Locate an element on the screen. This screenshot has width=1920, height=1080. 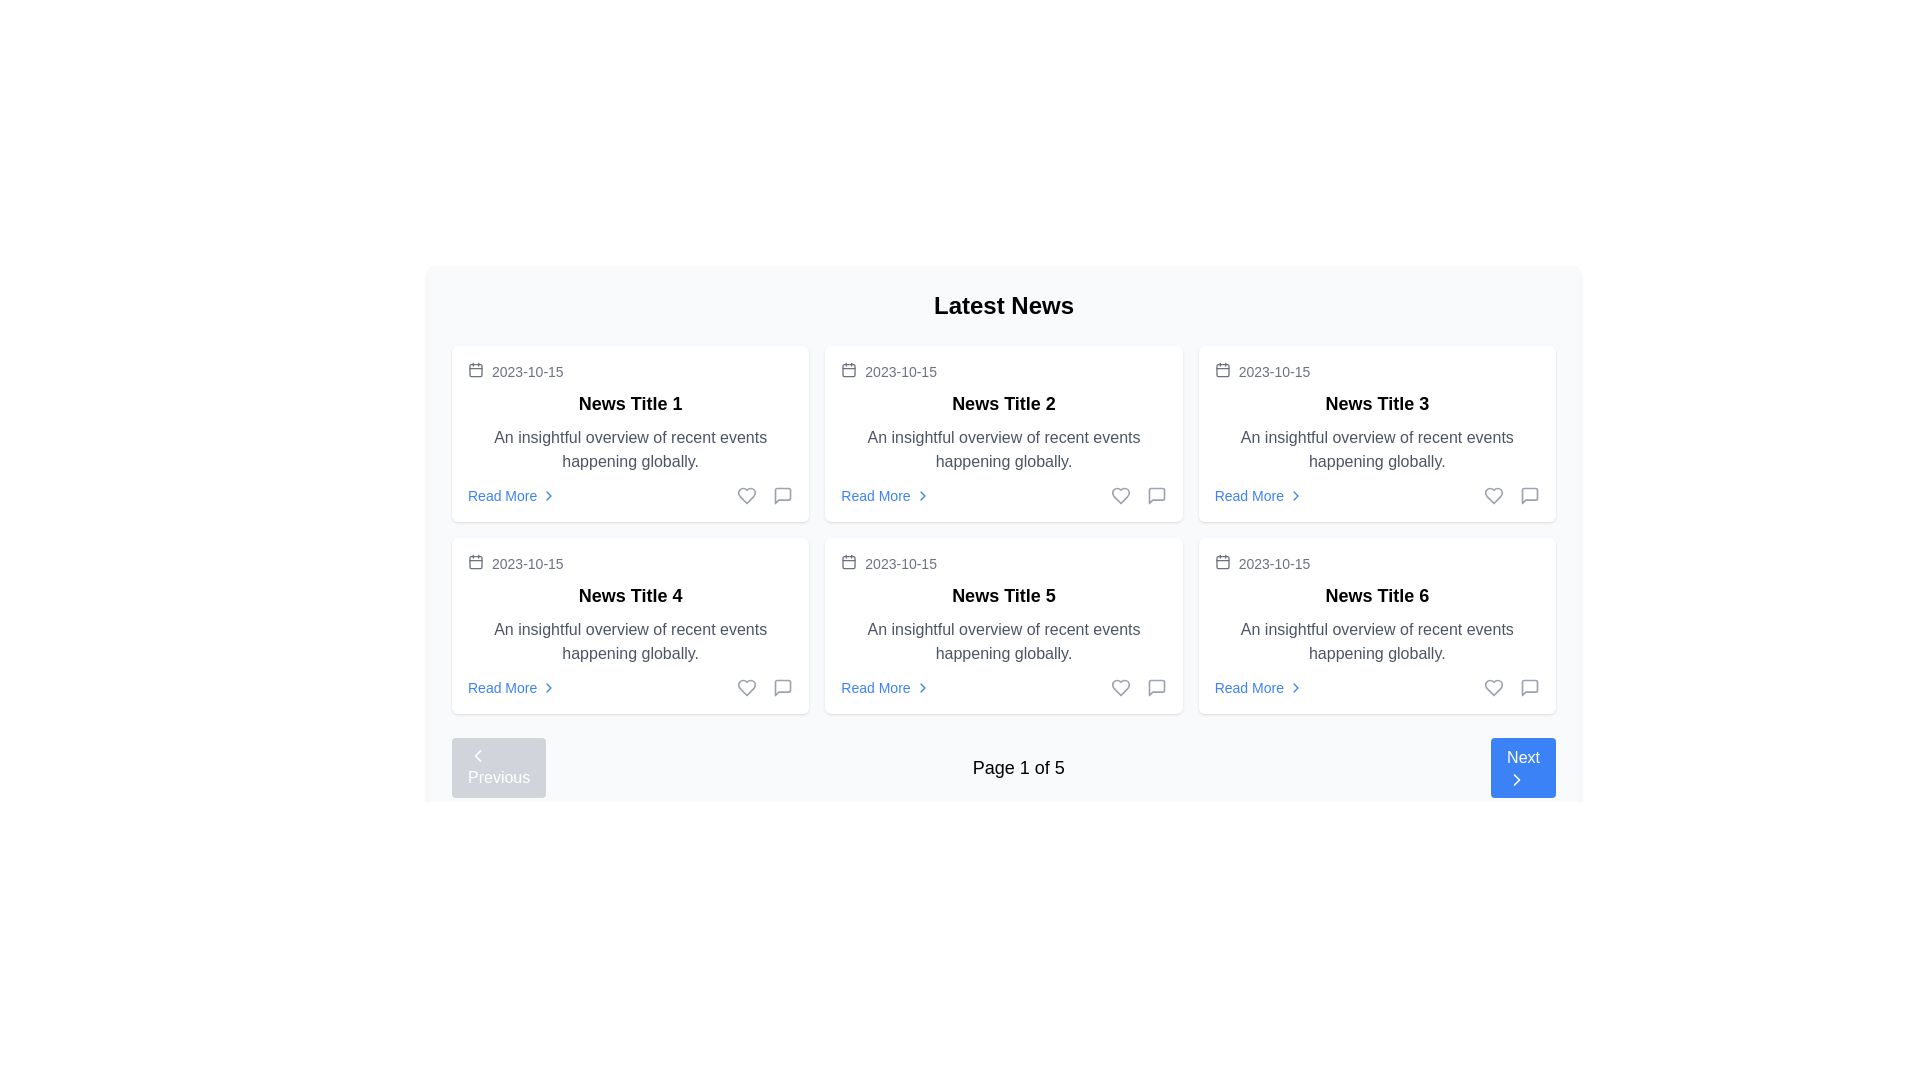
the text description located beneath the headline 'News Title 1' in the first news card is located at coordinates (629, 450).